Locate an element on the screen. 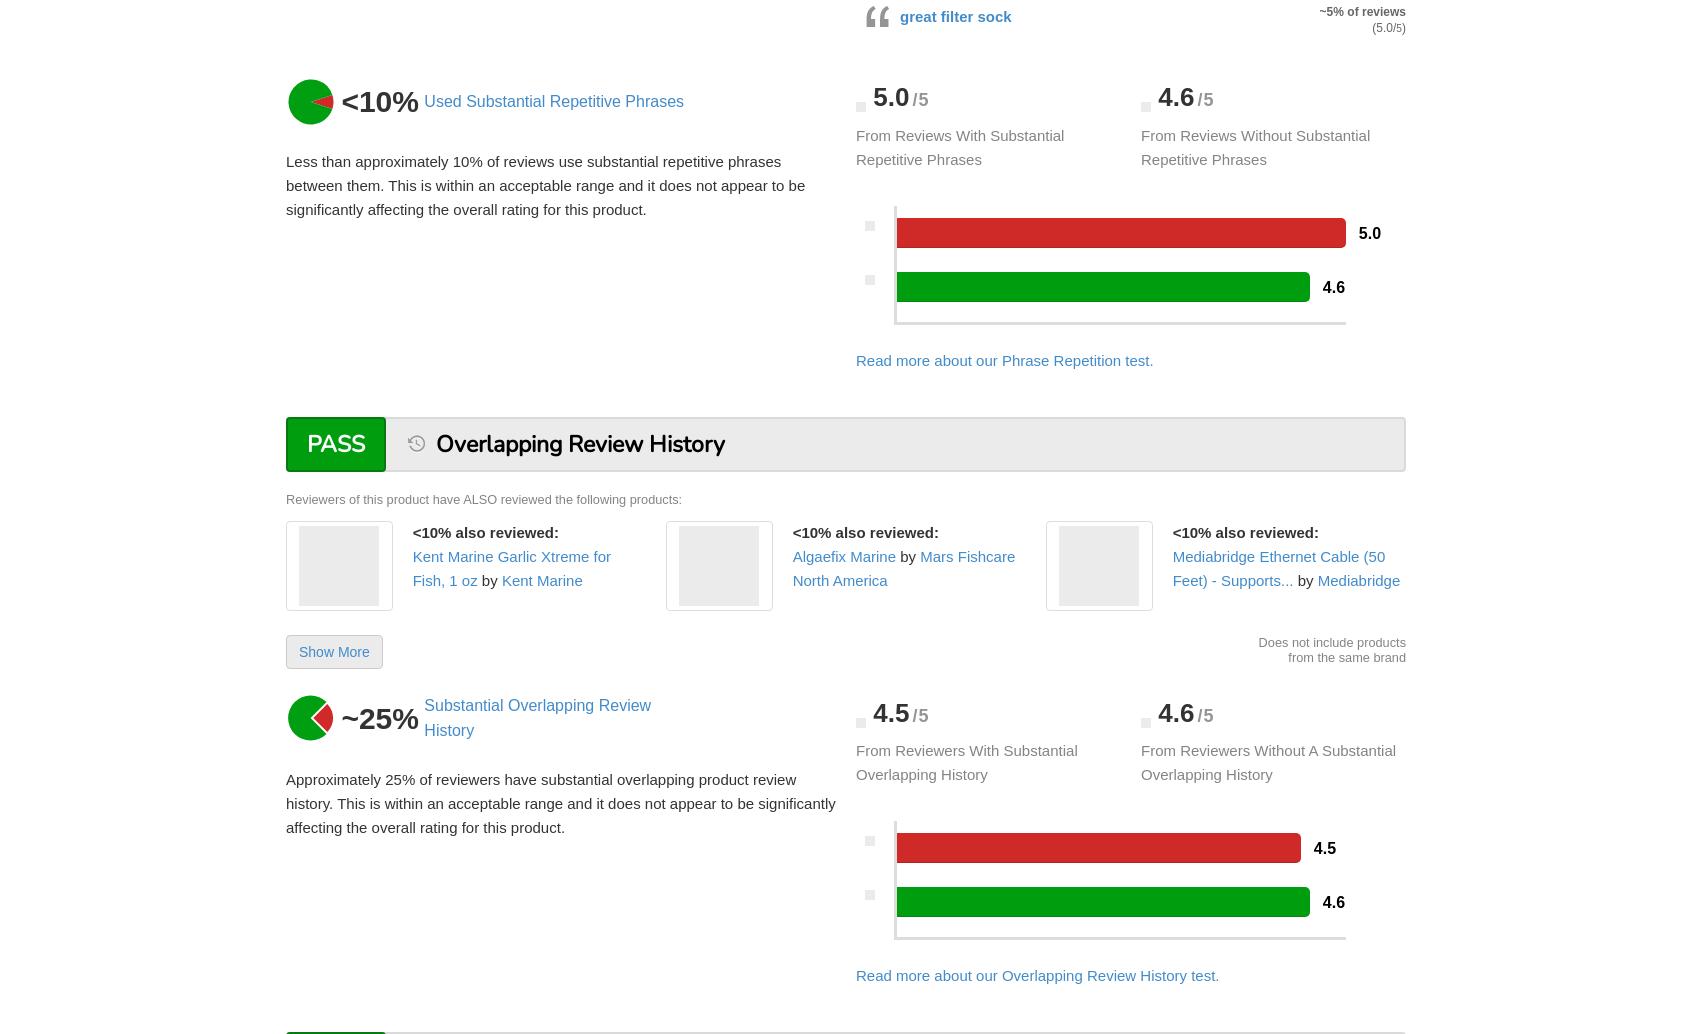 The image size is (1692, 1034). ')' is located at coordinates (1404, 26).